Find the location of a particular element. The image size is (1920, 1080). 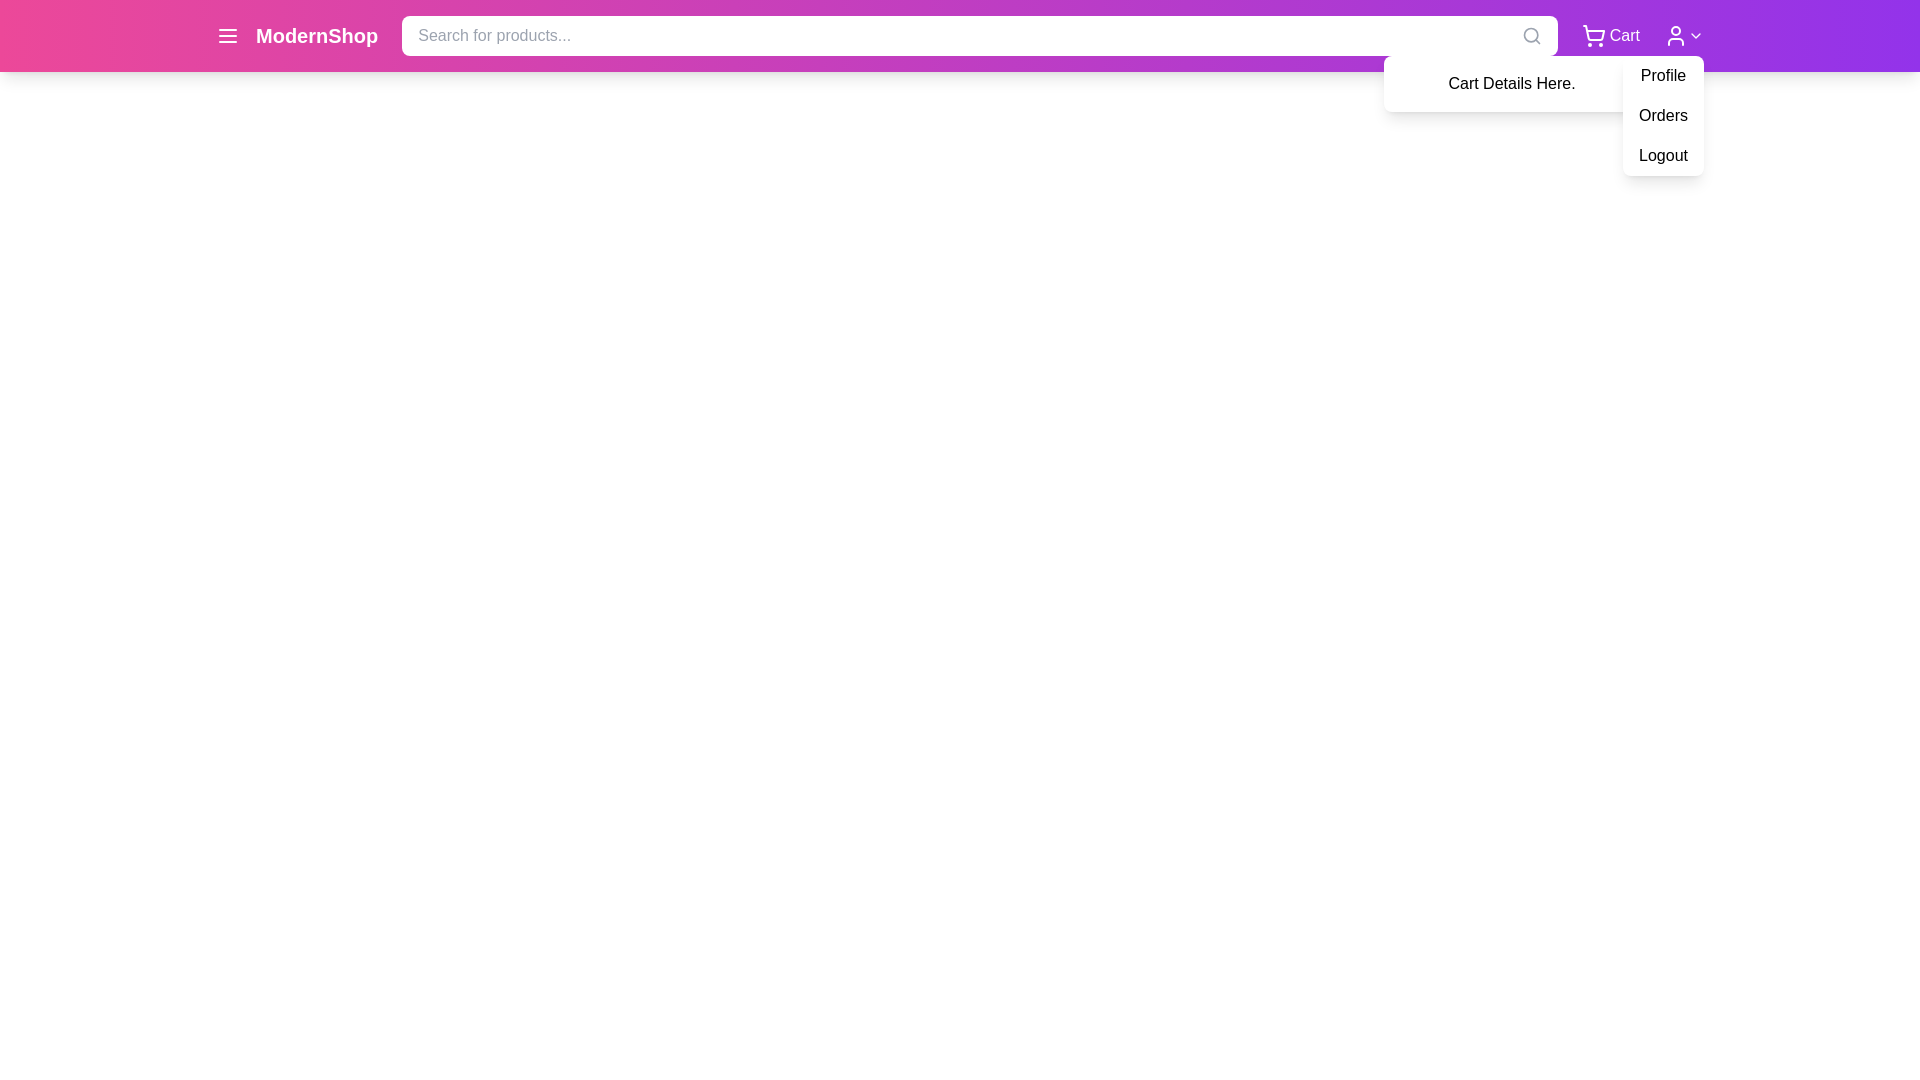

the small vector graphic circle that represents the lens of the magnifying glass in the top-right corner of the interface, which is part of the search icon is located at coordinates (1530, 35).